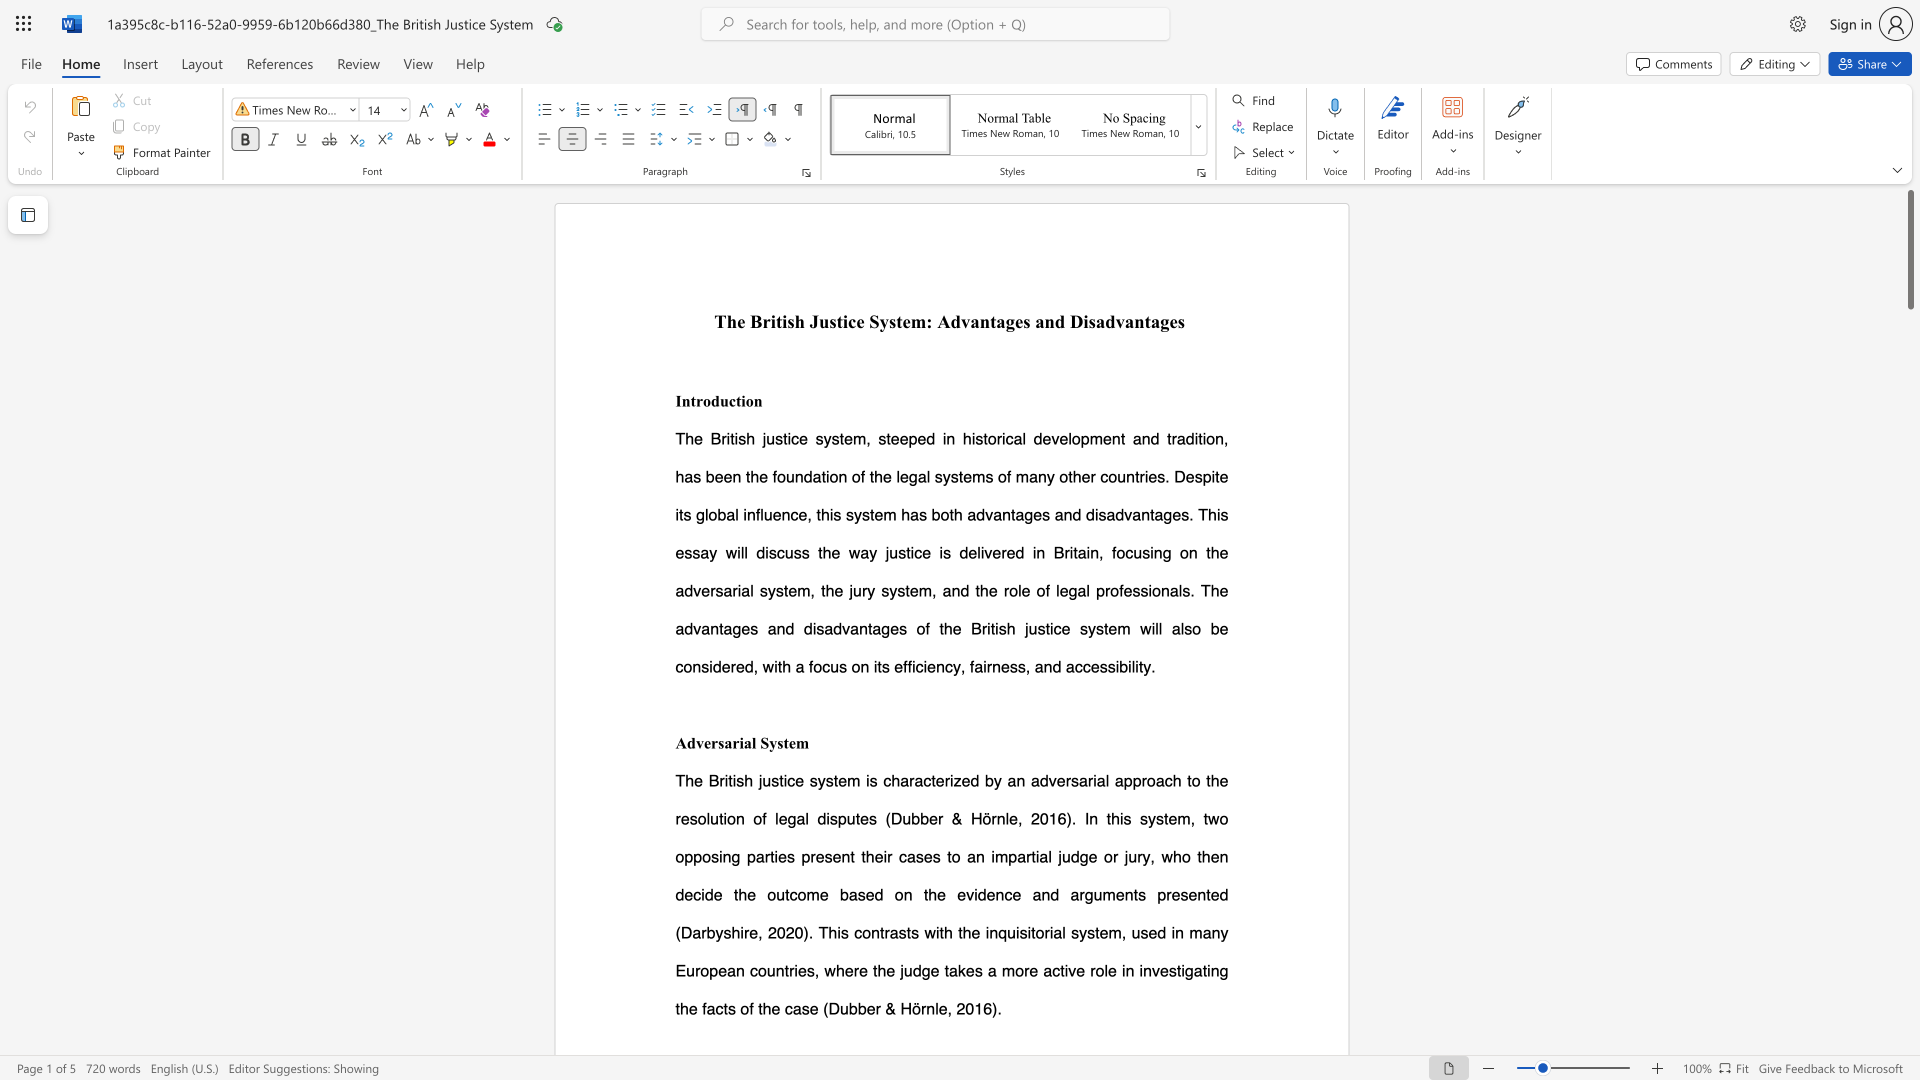  I want to click on the scrollbar to slide the page down, so click(1909, 479).